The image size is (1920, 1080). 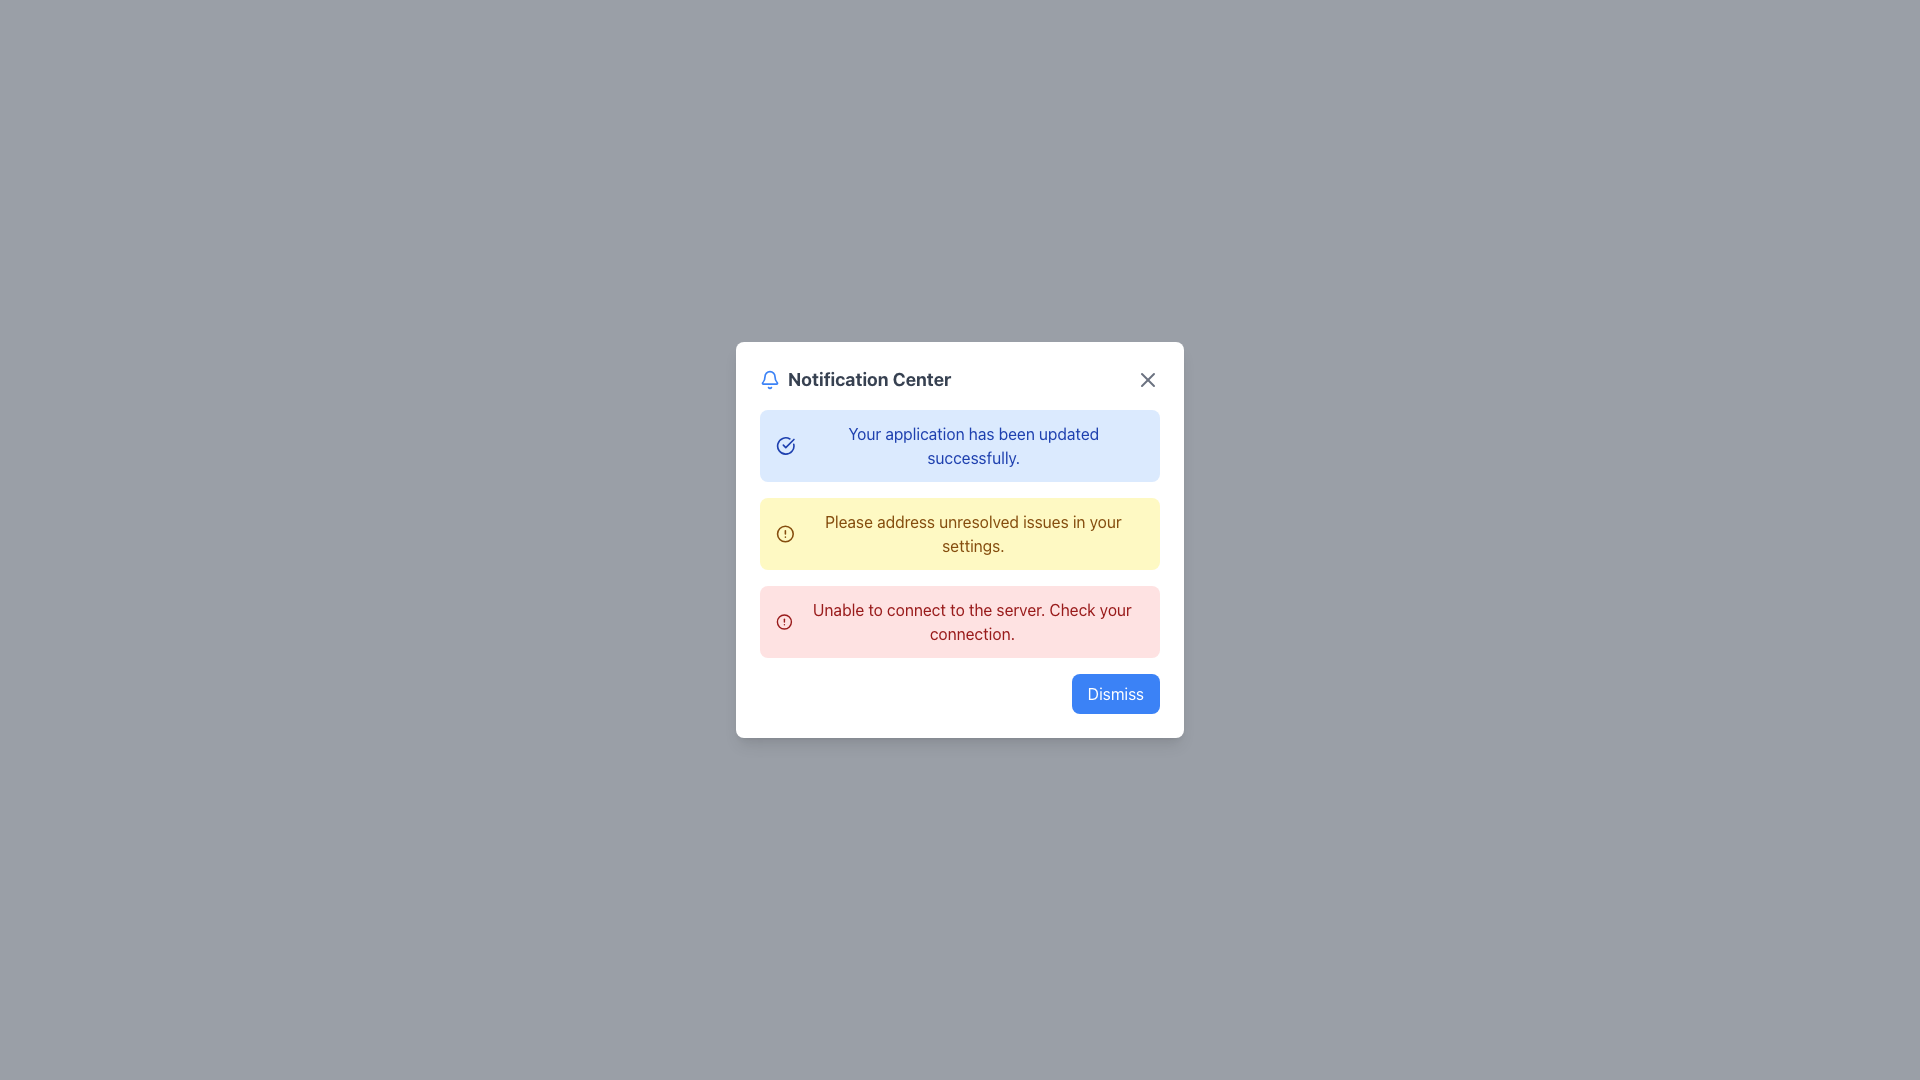 I want to click on the notification box with red background stating 'Unable to connect to the server. Check your connection.' by clicking on it, so click(x=960, y=620).